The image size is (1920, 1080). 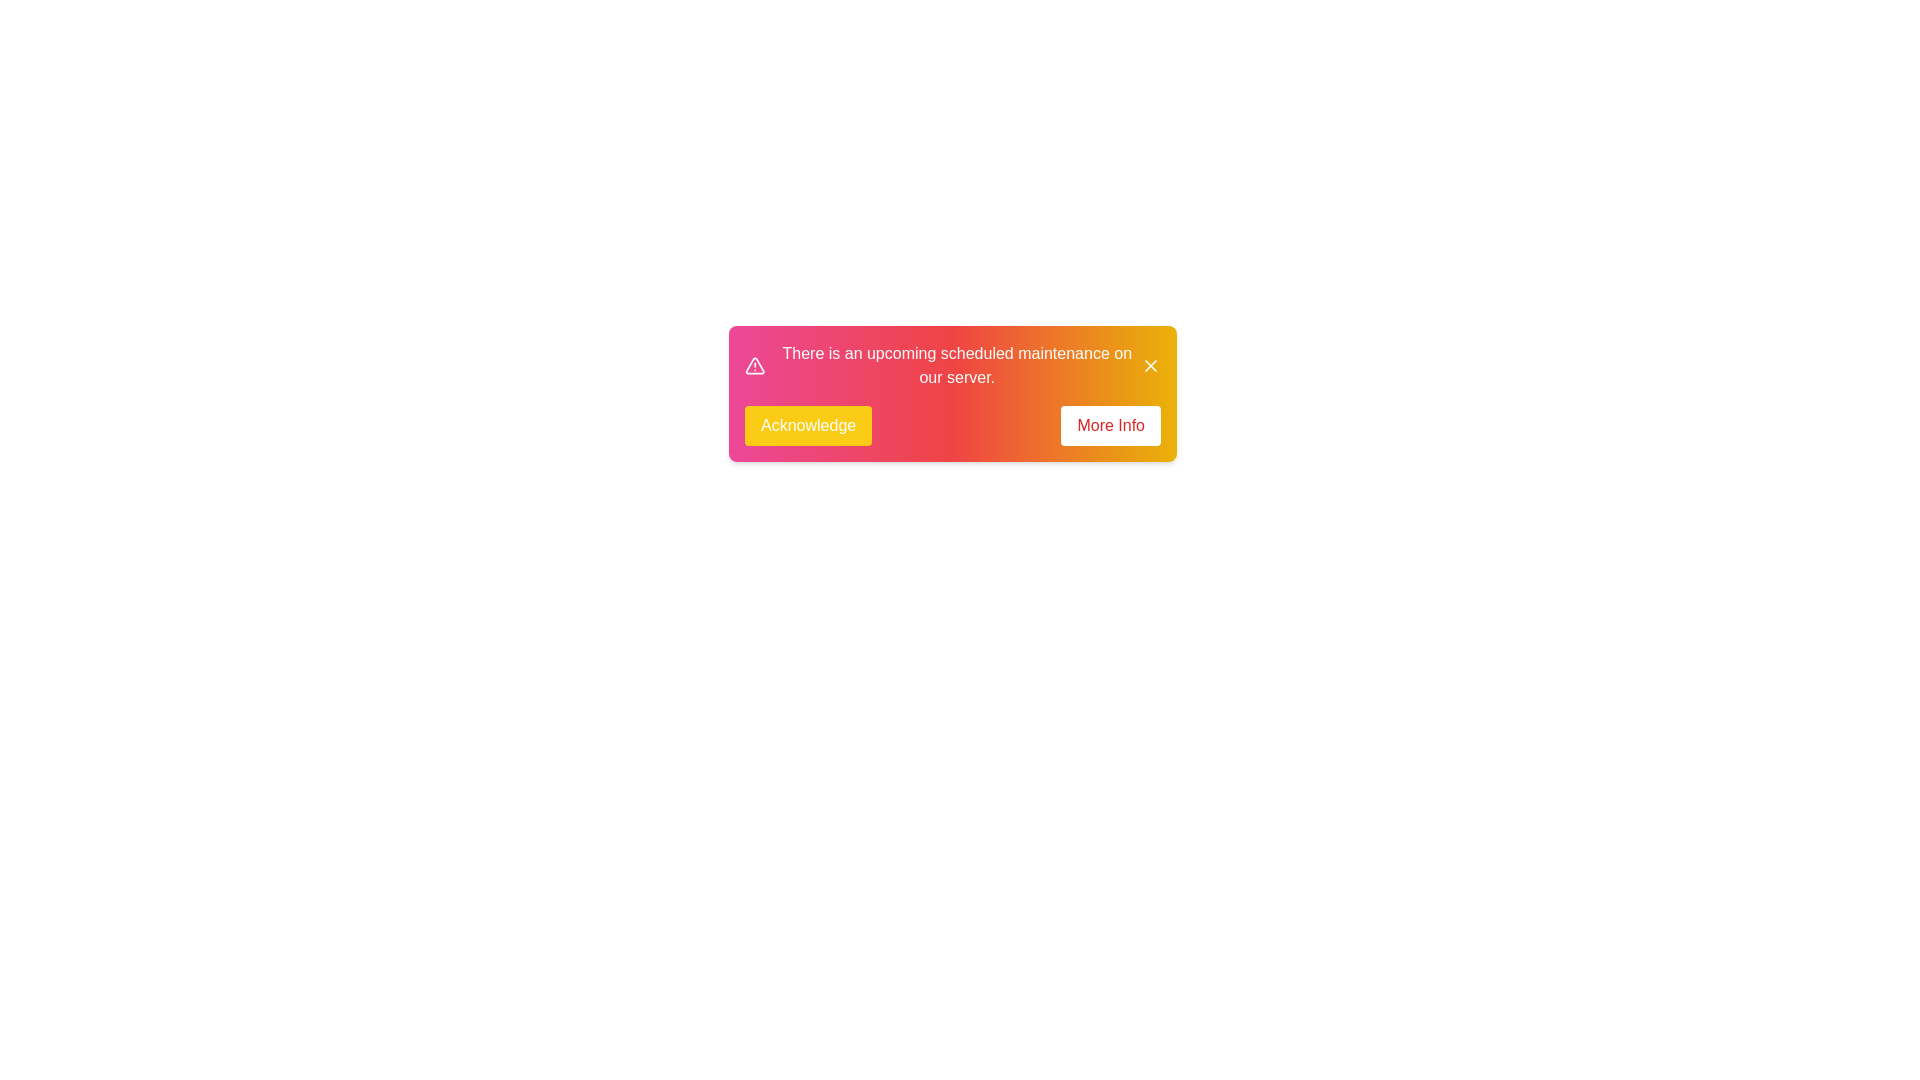 I want to click on 'More Info' button to retrieve additional information, so click(x=1109, y=424).